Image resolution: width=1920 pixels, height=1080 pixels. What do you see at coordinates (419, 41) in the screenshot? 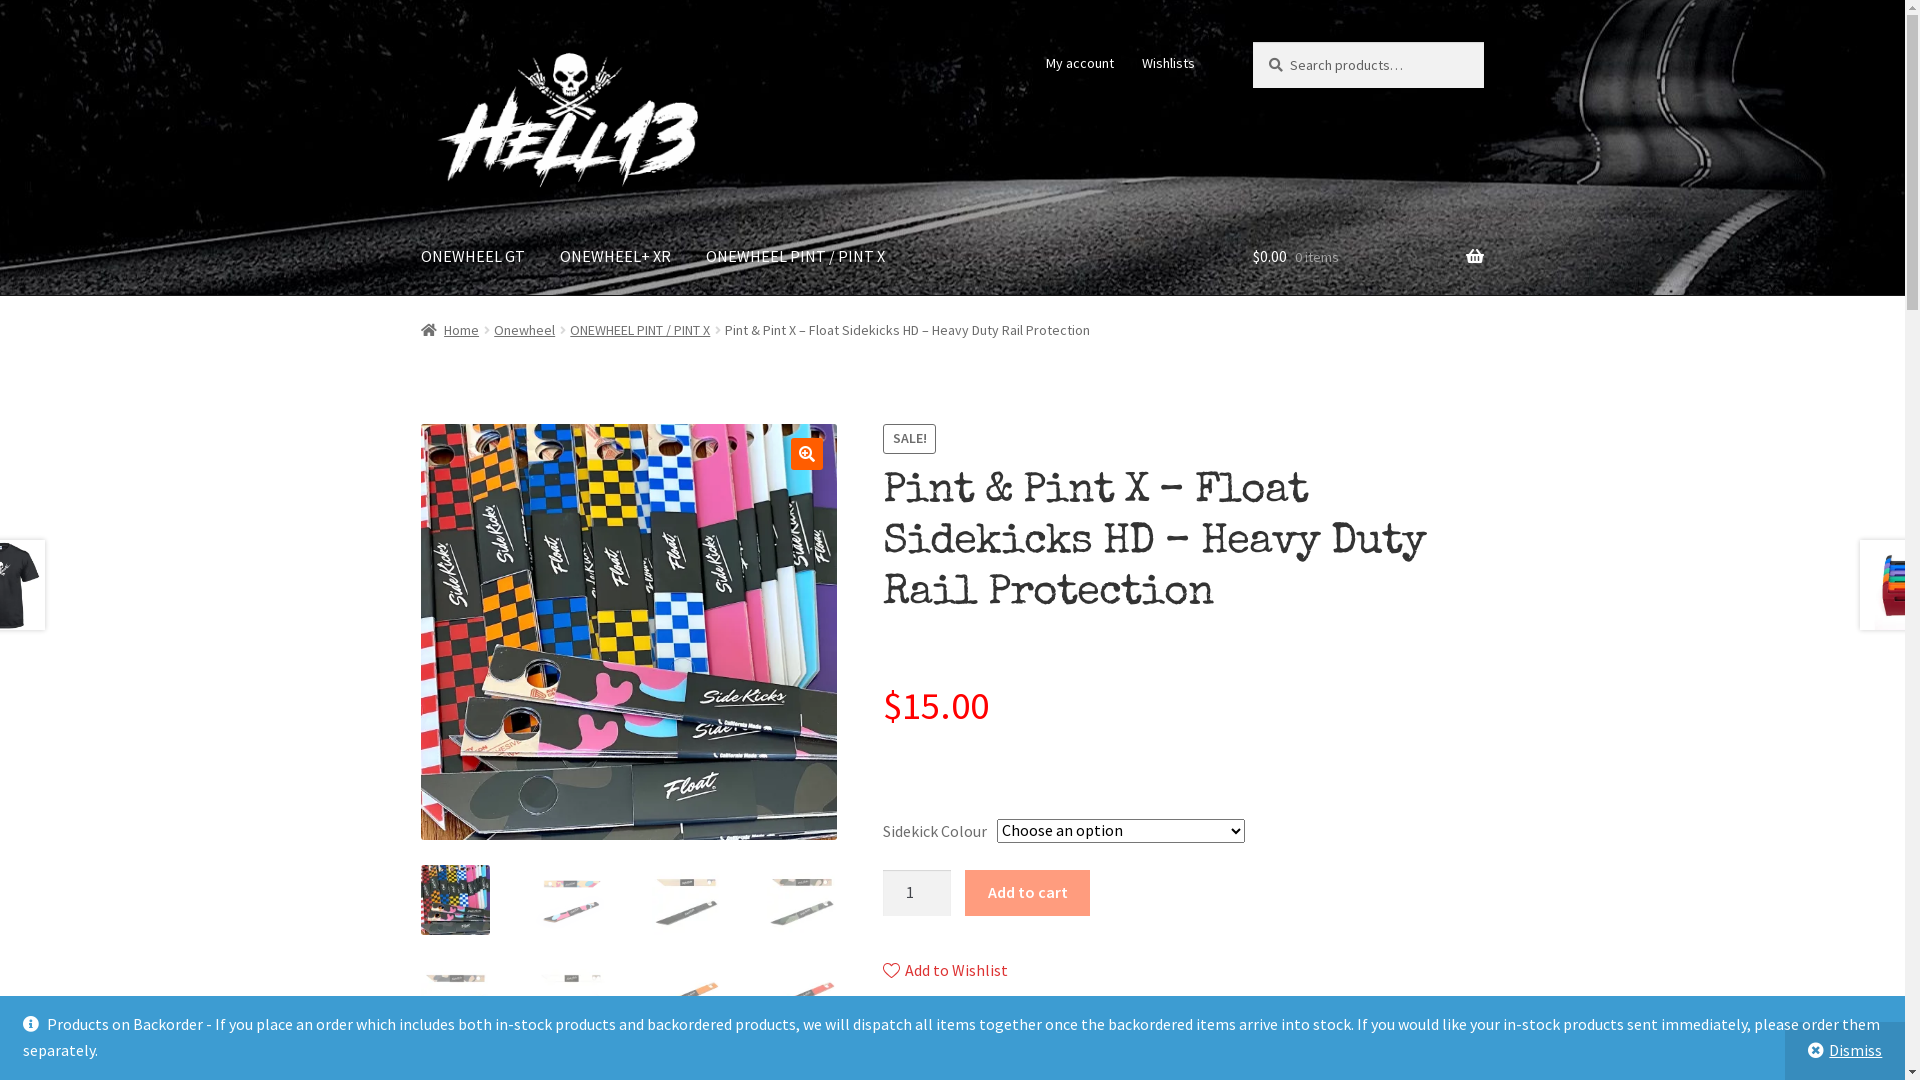
I see `'Skip to navigation'` at bounding box center [419, 41].